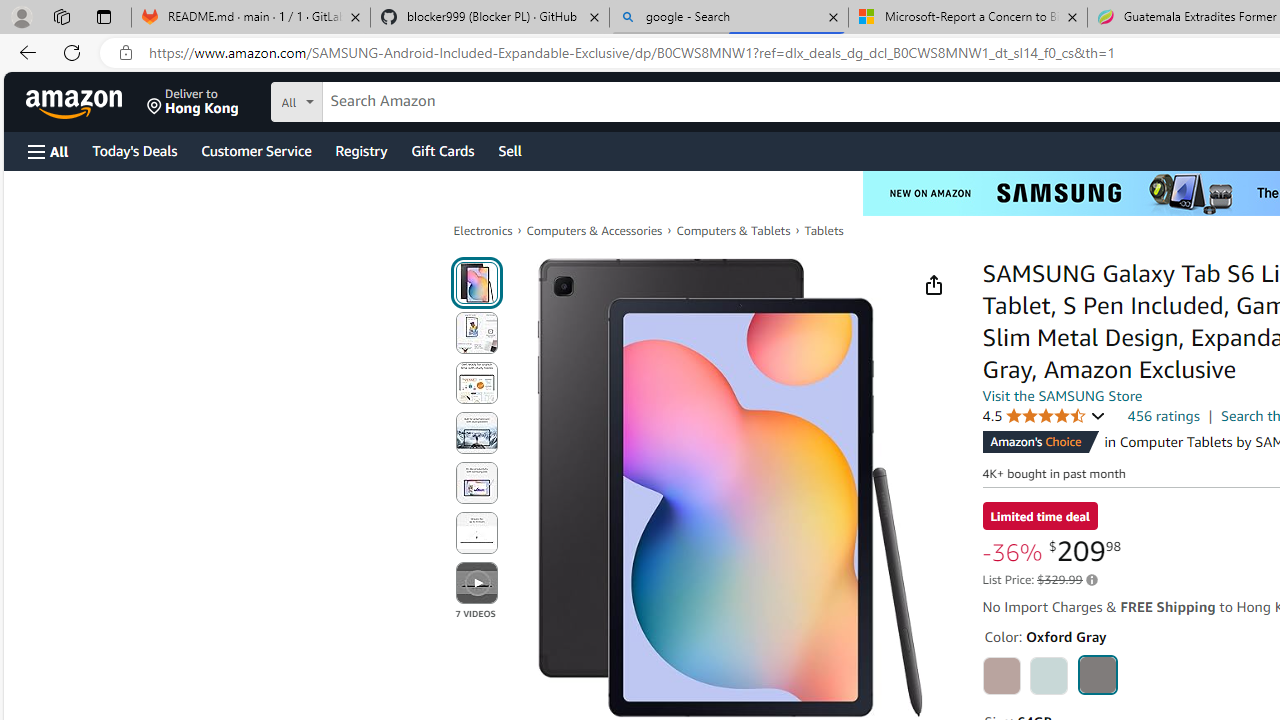 The image size is (1280, 720). I want to click on 'Search in', so click(371, 99).